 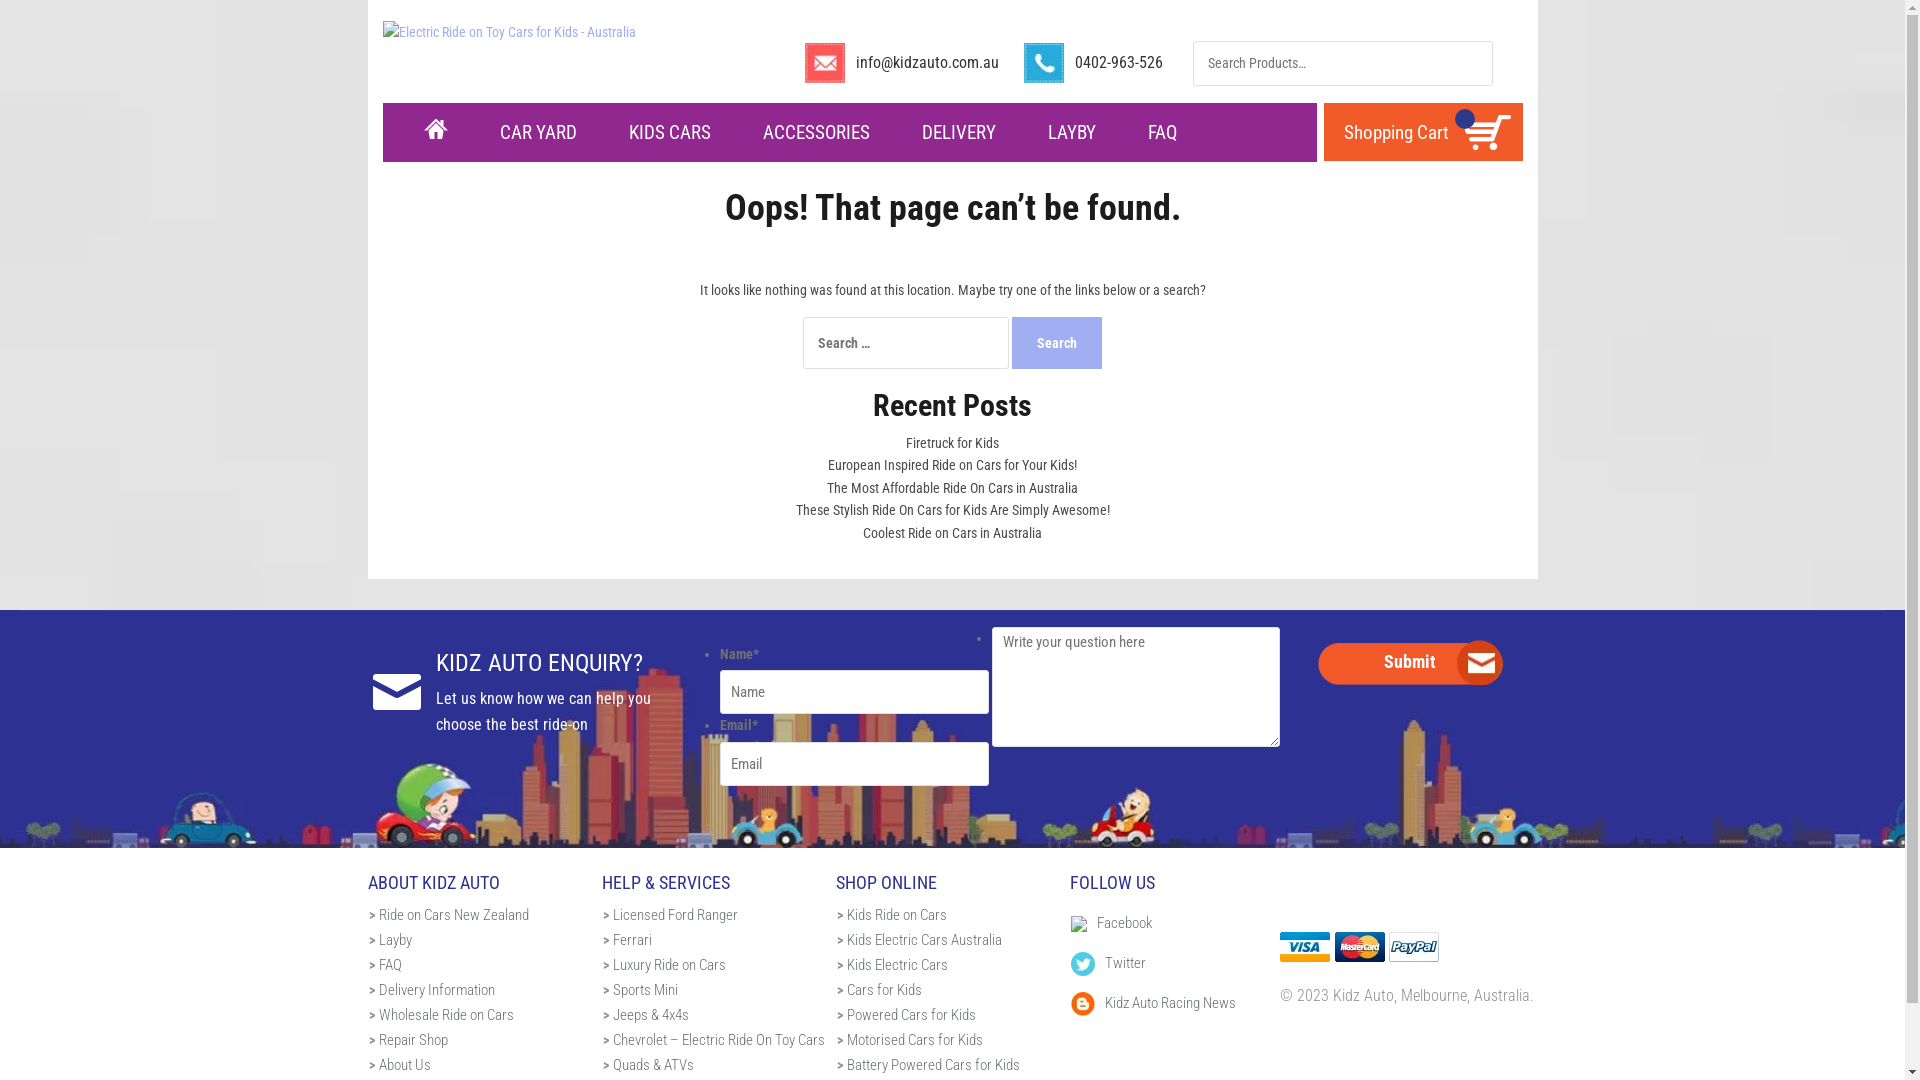 I want to click on 'Wholesale Ride on Cars', so click(x=378, y=1014).